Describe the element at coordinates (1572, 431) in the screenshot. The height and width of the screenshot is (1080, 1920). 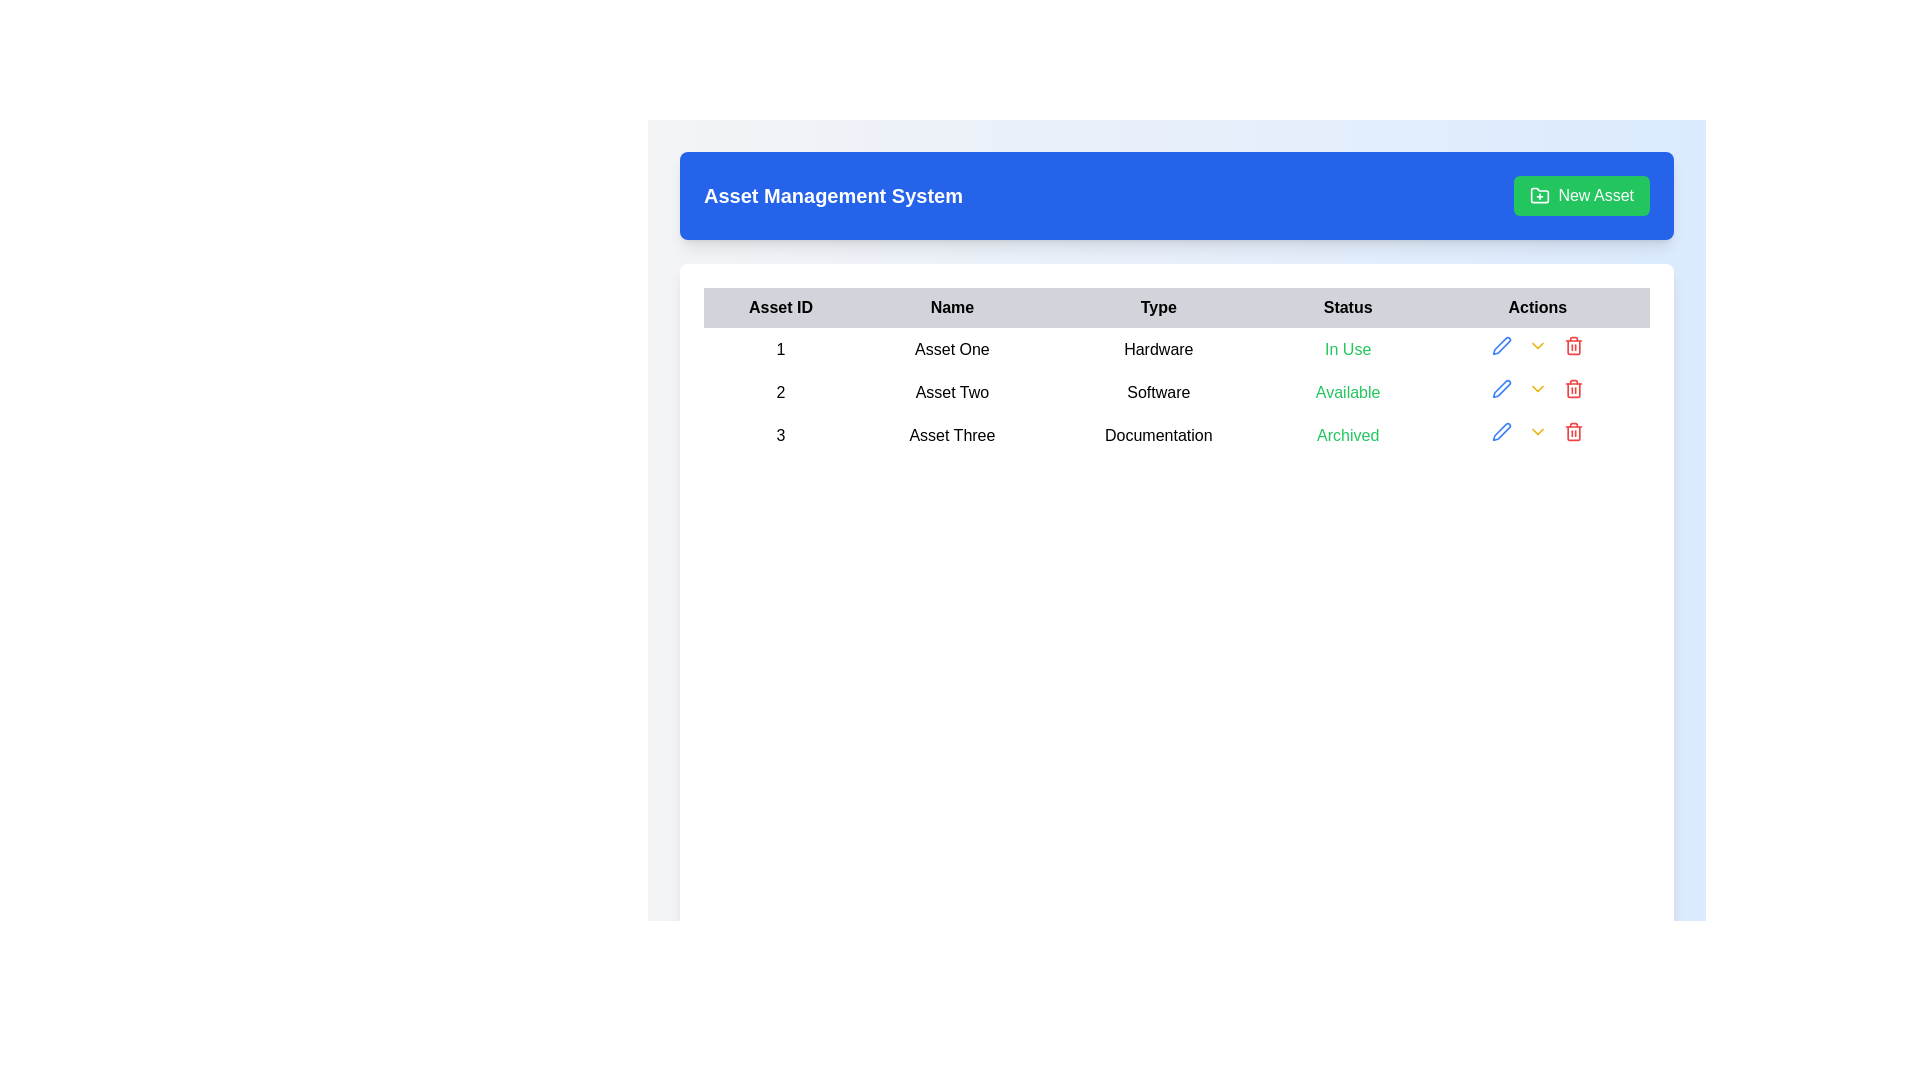
I see `the red trash bin icon in the 'Actions' column of the last row to observe the color change indicating interactivity` at that location.